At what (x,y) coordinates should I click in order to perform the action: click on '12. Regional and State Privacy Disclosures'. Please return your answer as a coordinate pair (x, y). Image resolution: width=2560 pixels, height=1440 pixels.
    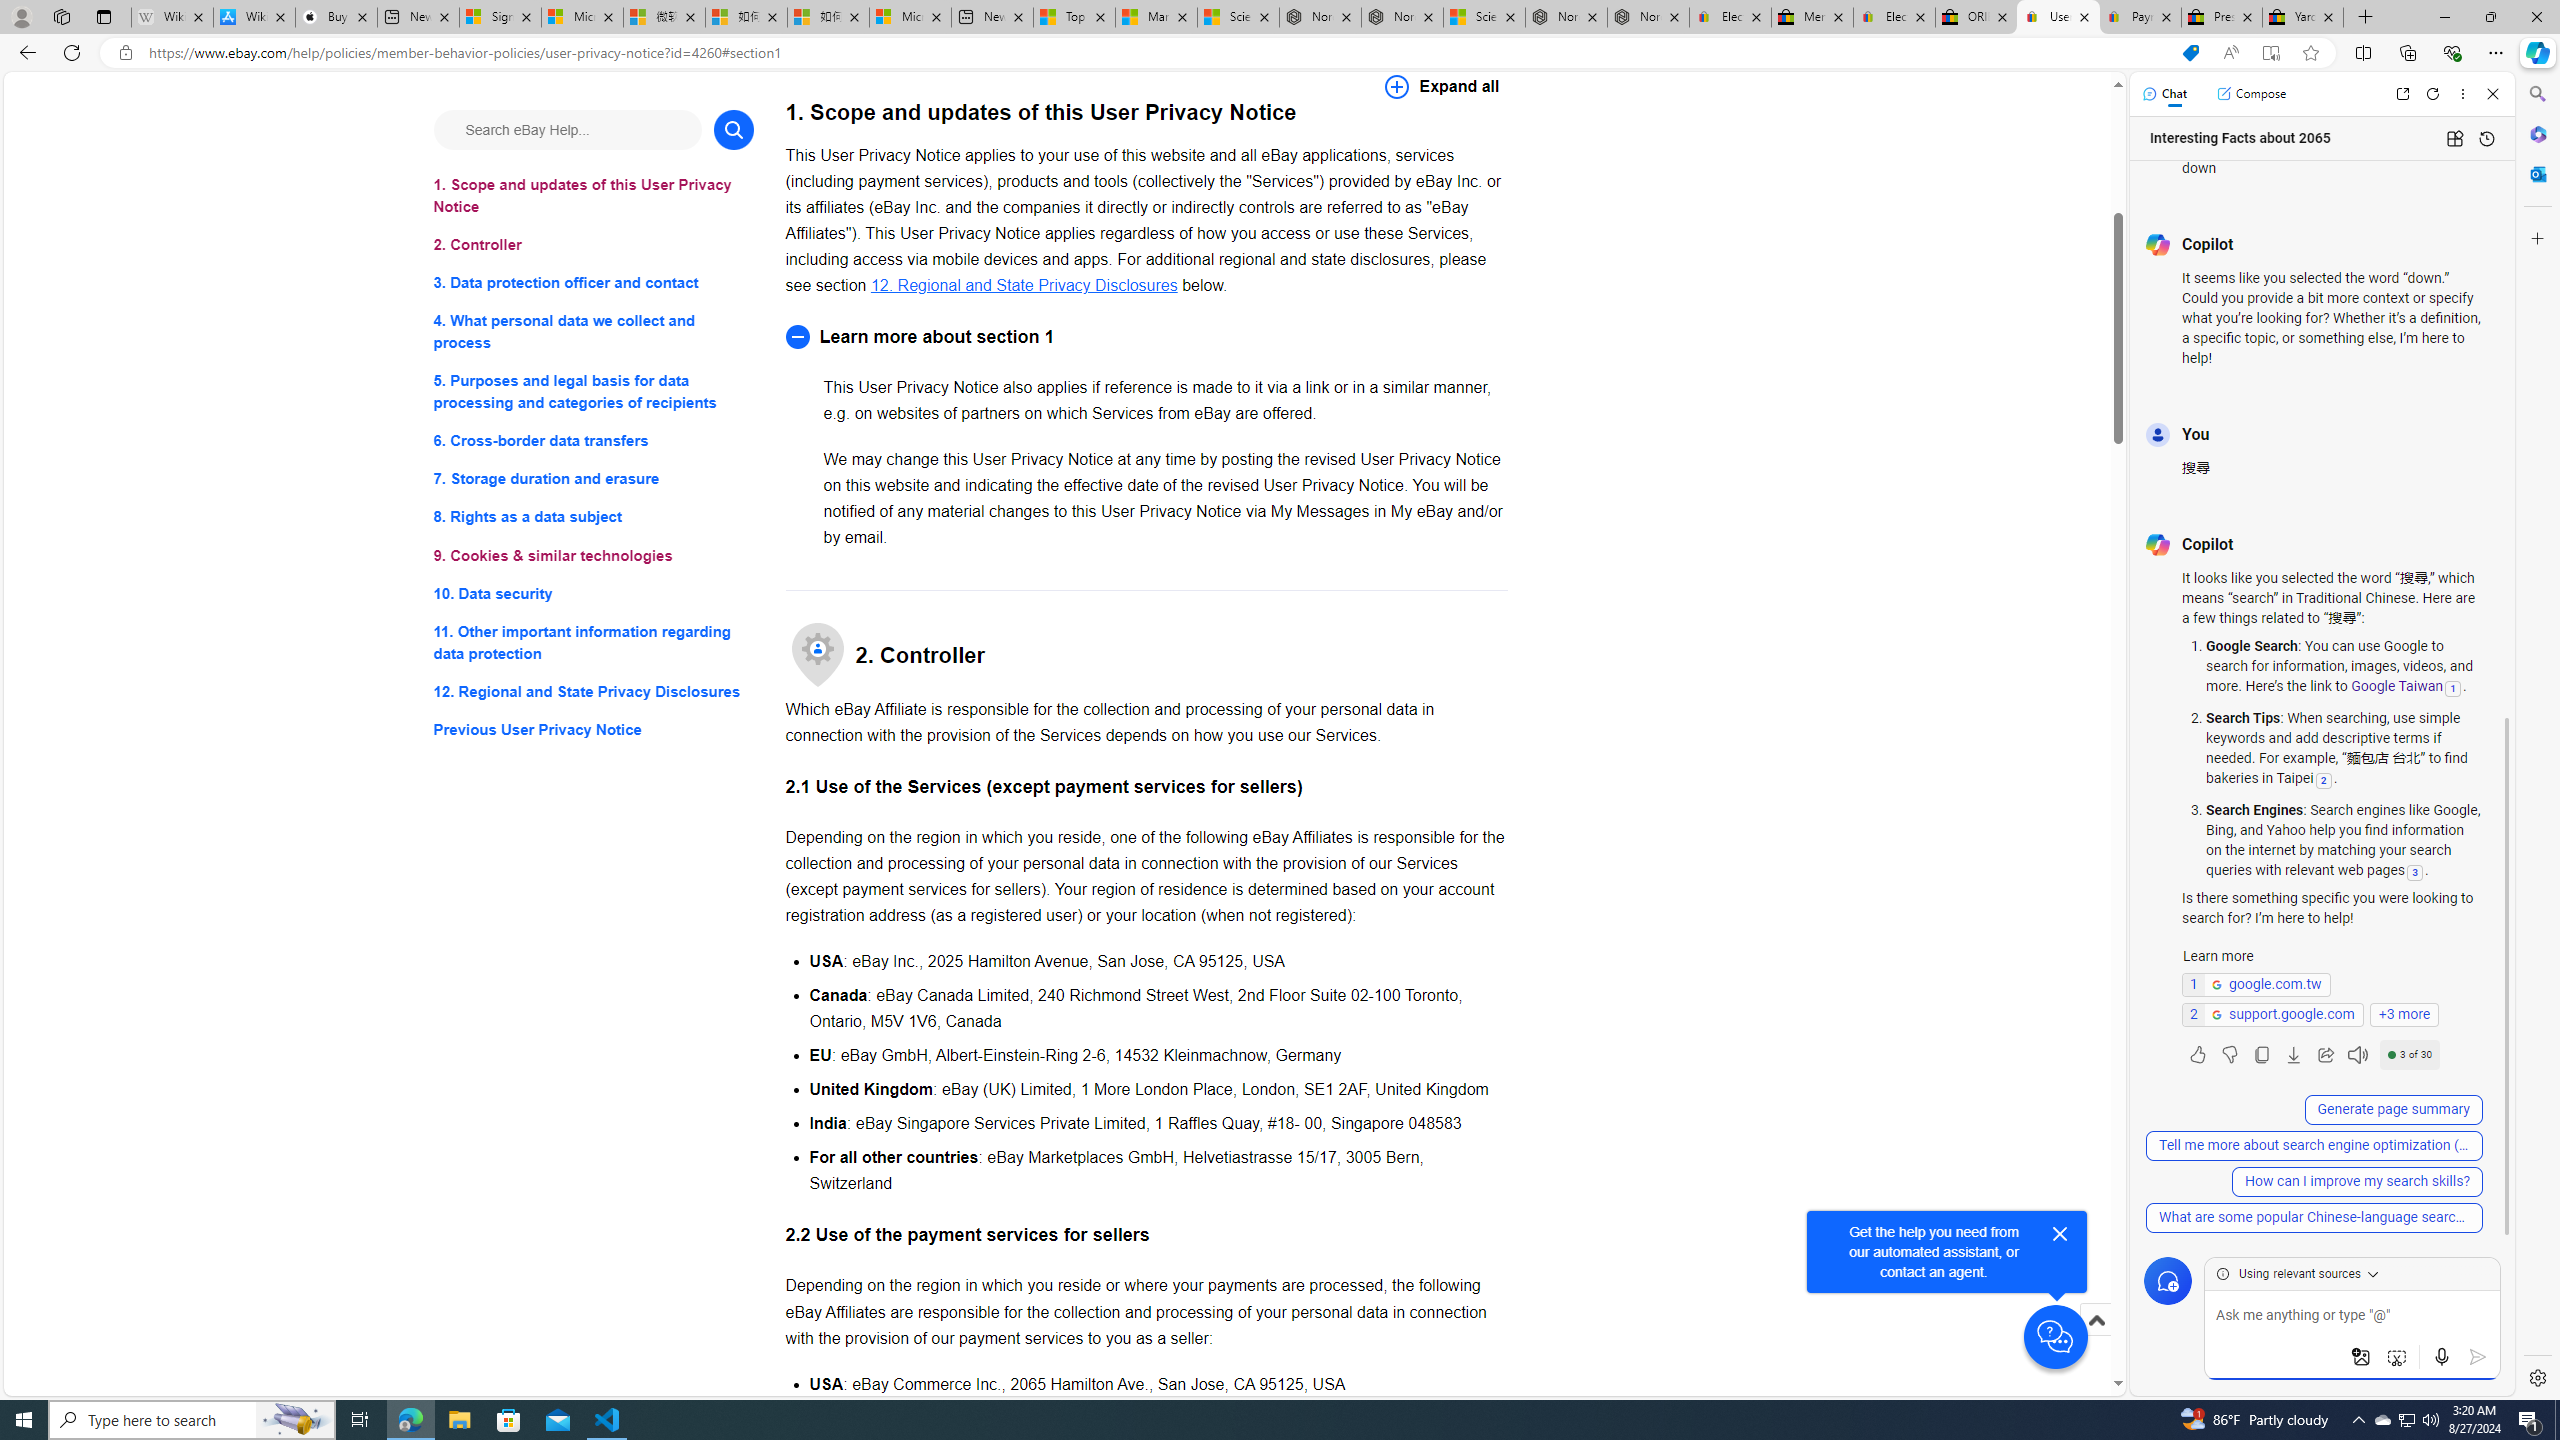
    Looking at the image, I should click on (1023, 284).